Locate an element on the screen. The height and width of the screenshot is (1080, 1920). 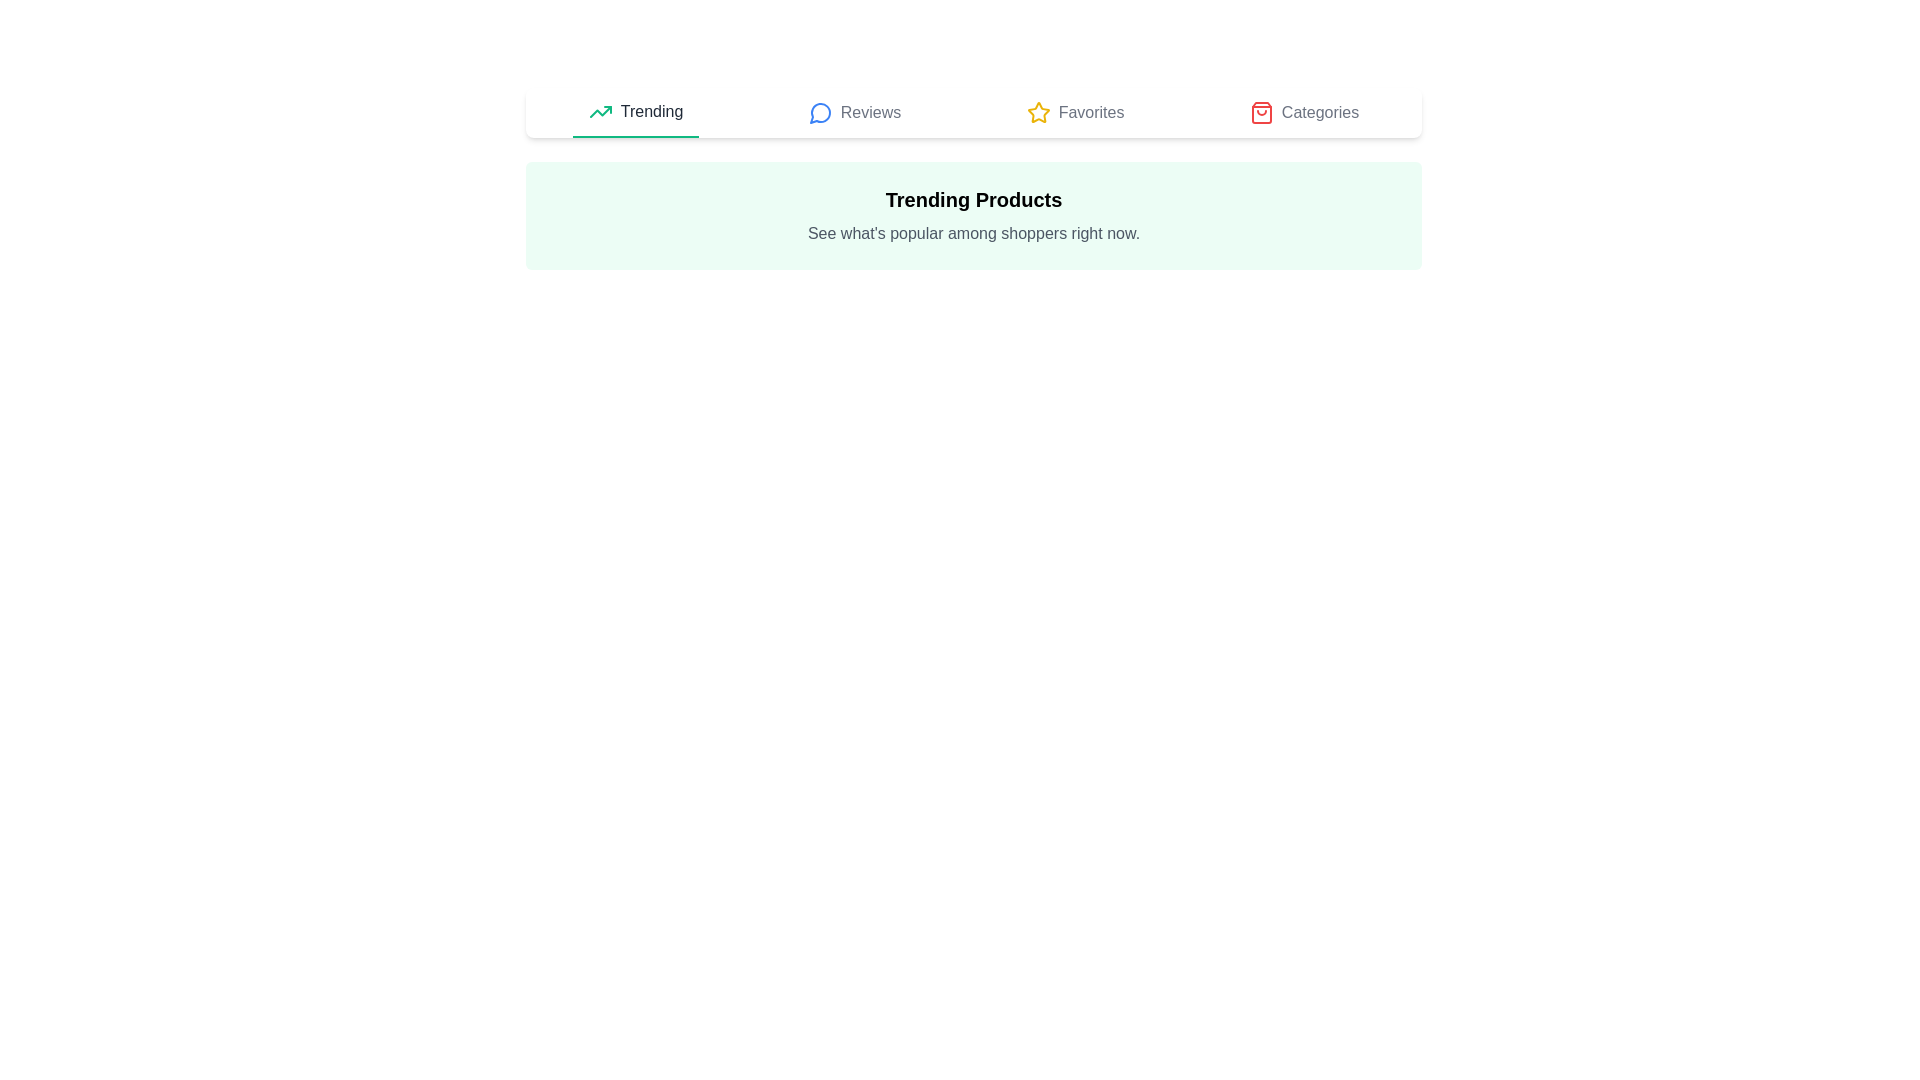
the 'Categories' text label, which is styled with a gray font and located next to a red shopping bag icon in the navigational header is located at coordinates (1320, 112).